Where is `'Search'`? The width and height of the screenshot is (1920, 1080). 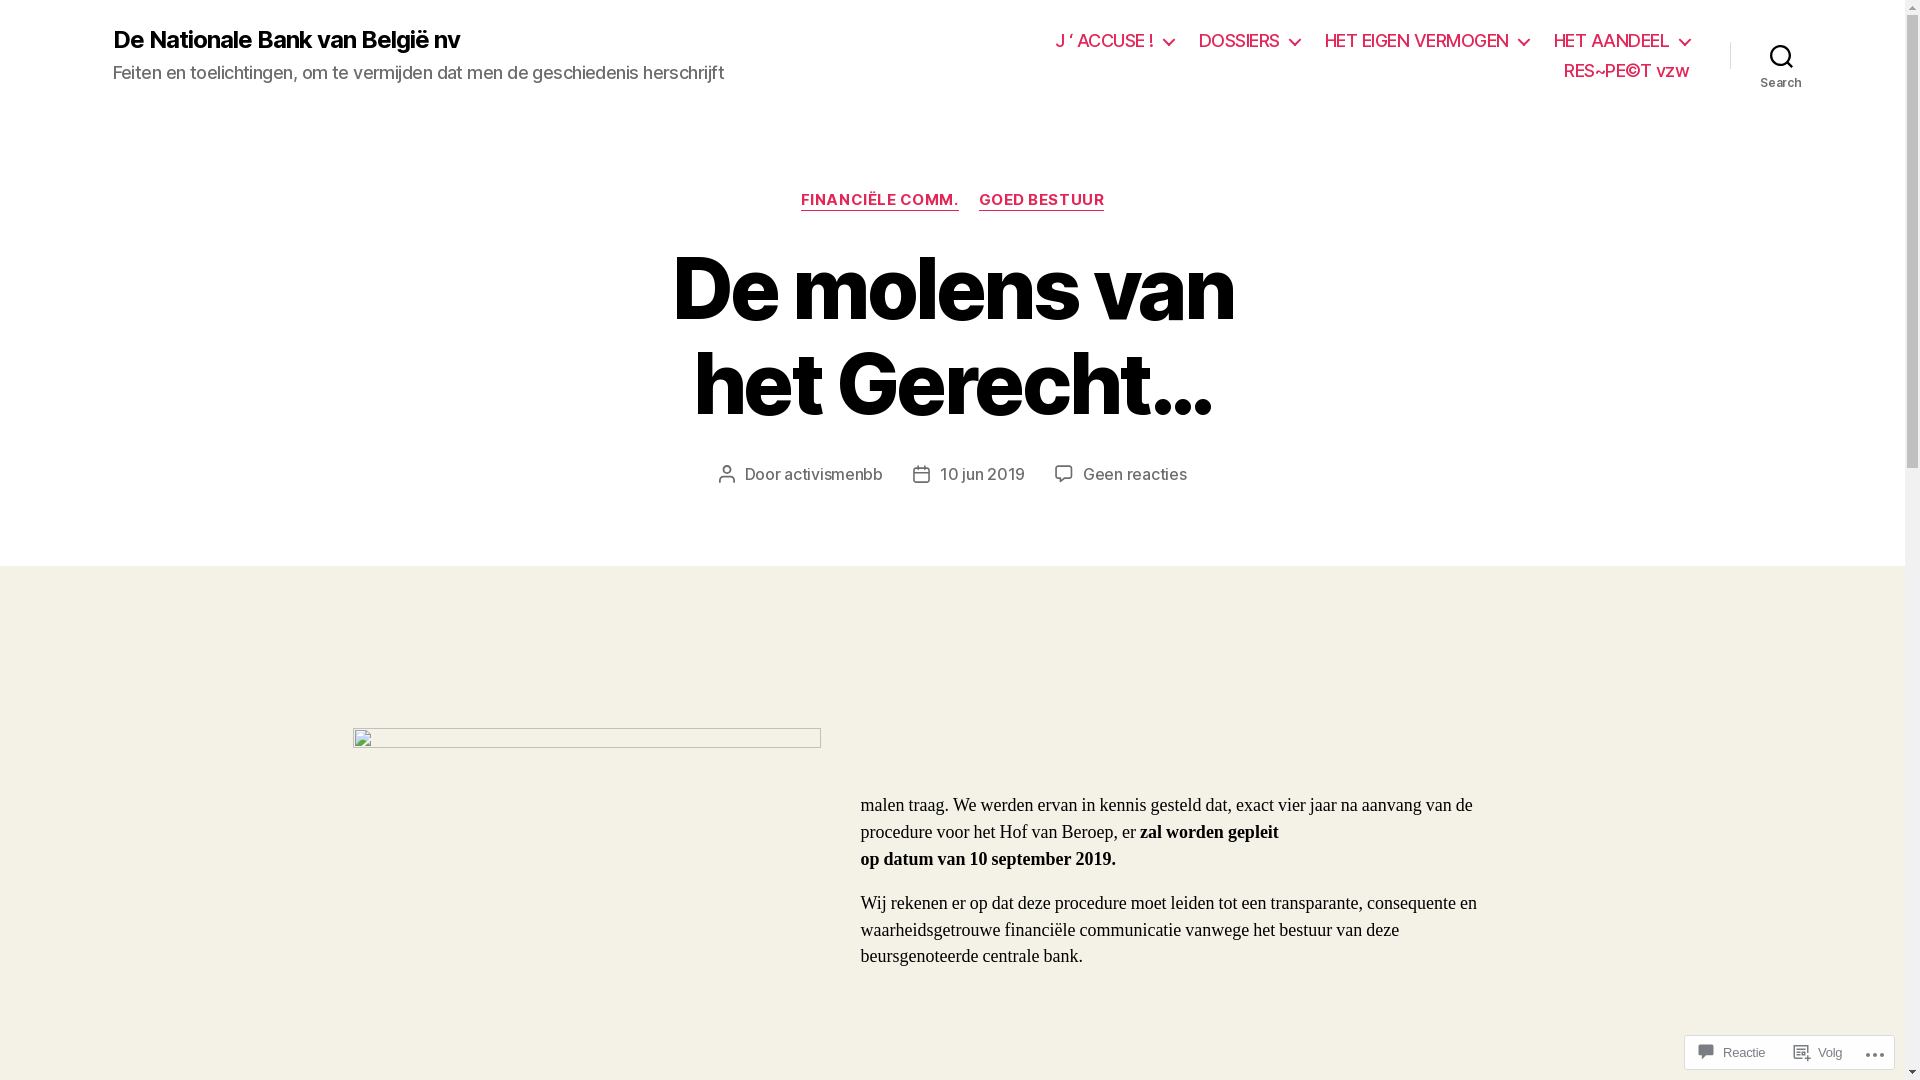 'Search' is located at coordinates (1781, 55).